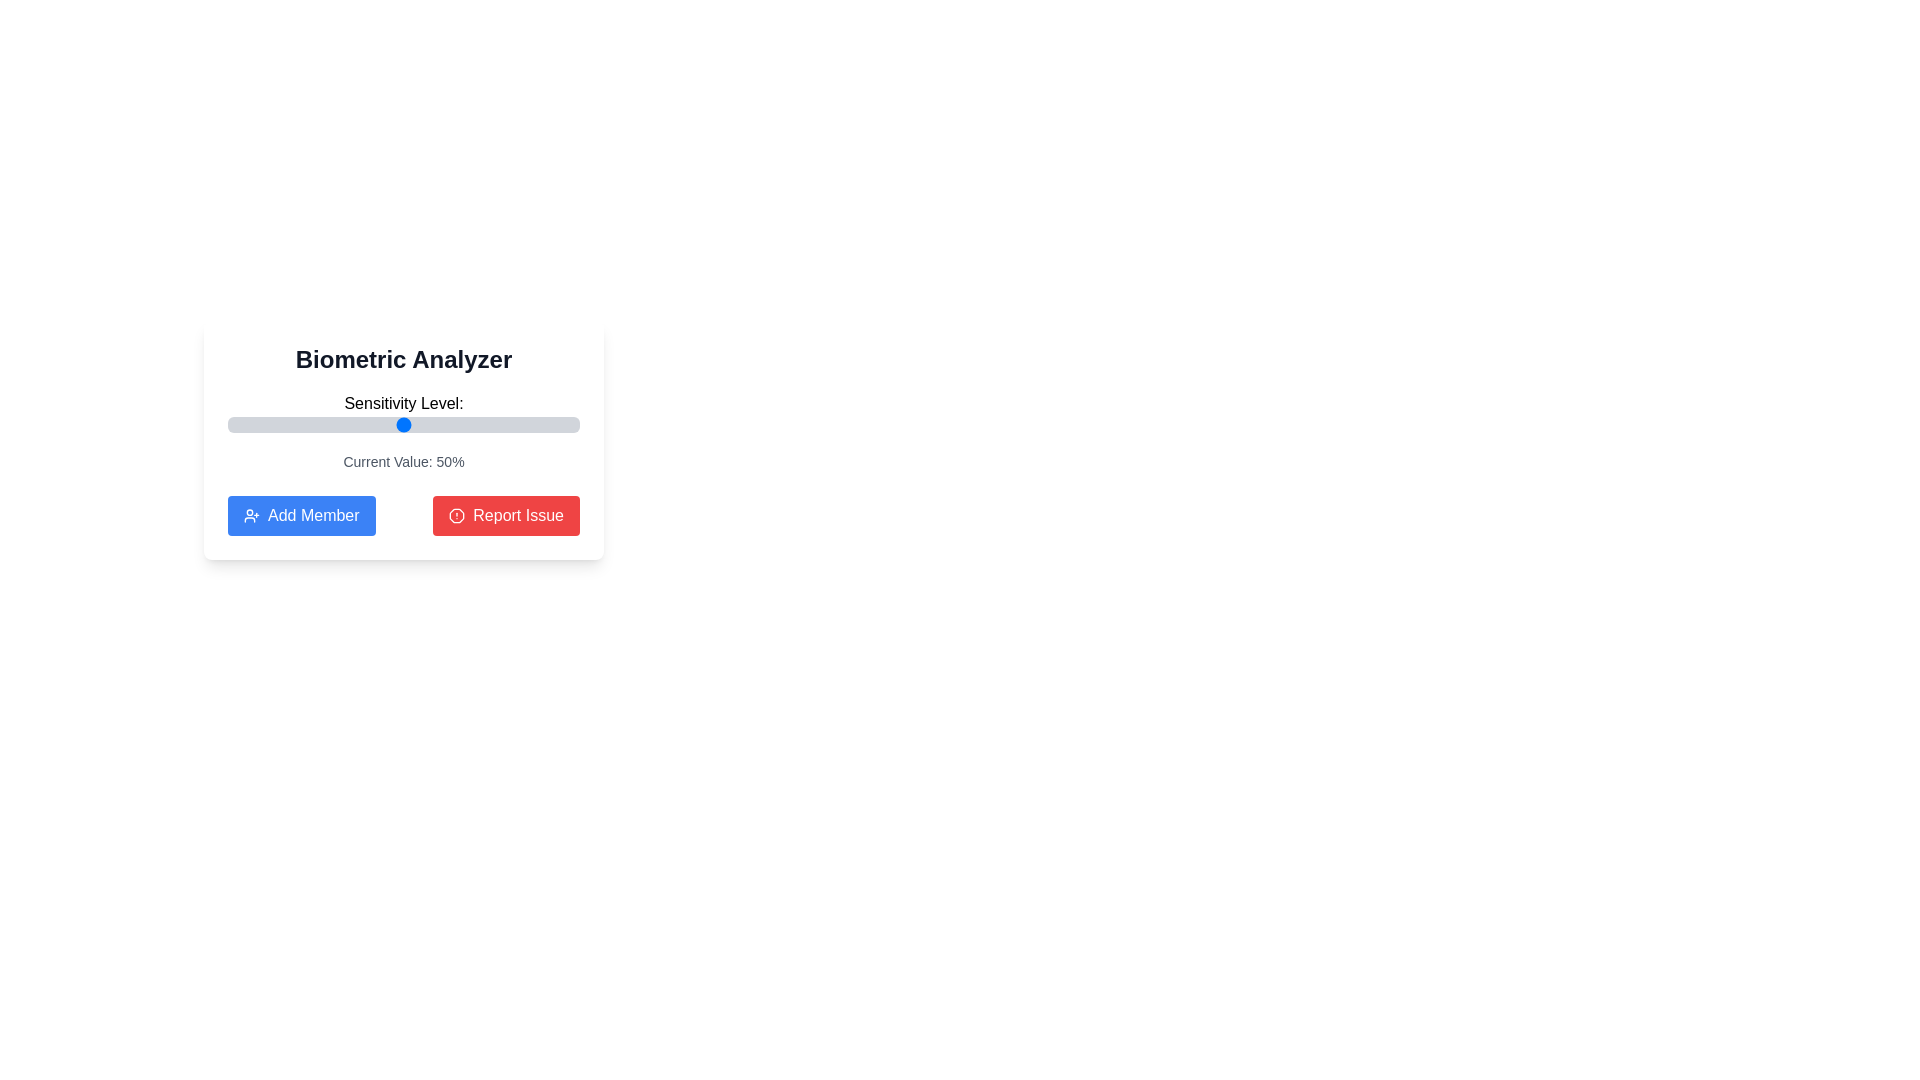 The height and width of the screenshot is (1080, 1920). What do you see at coordinates (251, 515) in the screenshot?
I see `the decorative icon located to the left of the 'Add Member' text on the button` at bounding box center [251, 515].